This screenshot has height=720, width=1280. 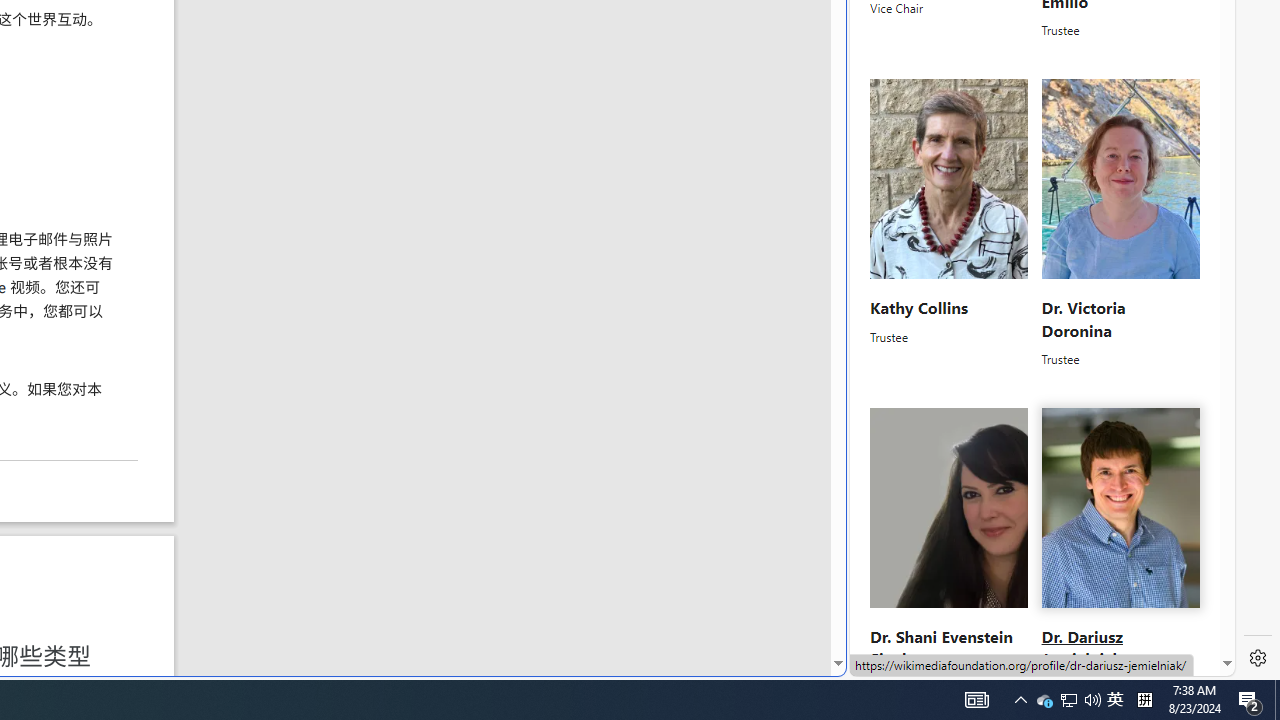 What do you see at coordinates (1120, 223) in the screenshot?
I see `'Dr. Victoria DoroninaTrustee'` at bounding box center [1120, 223].